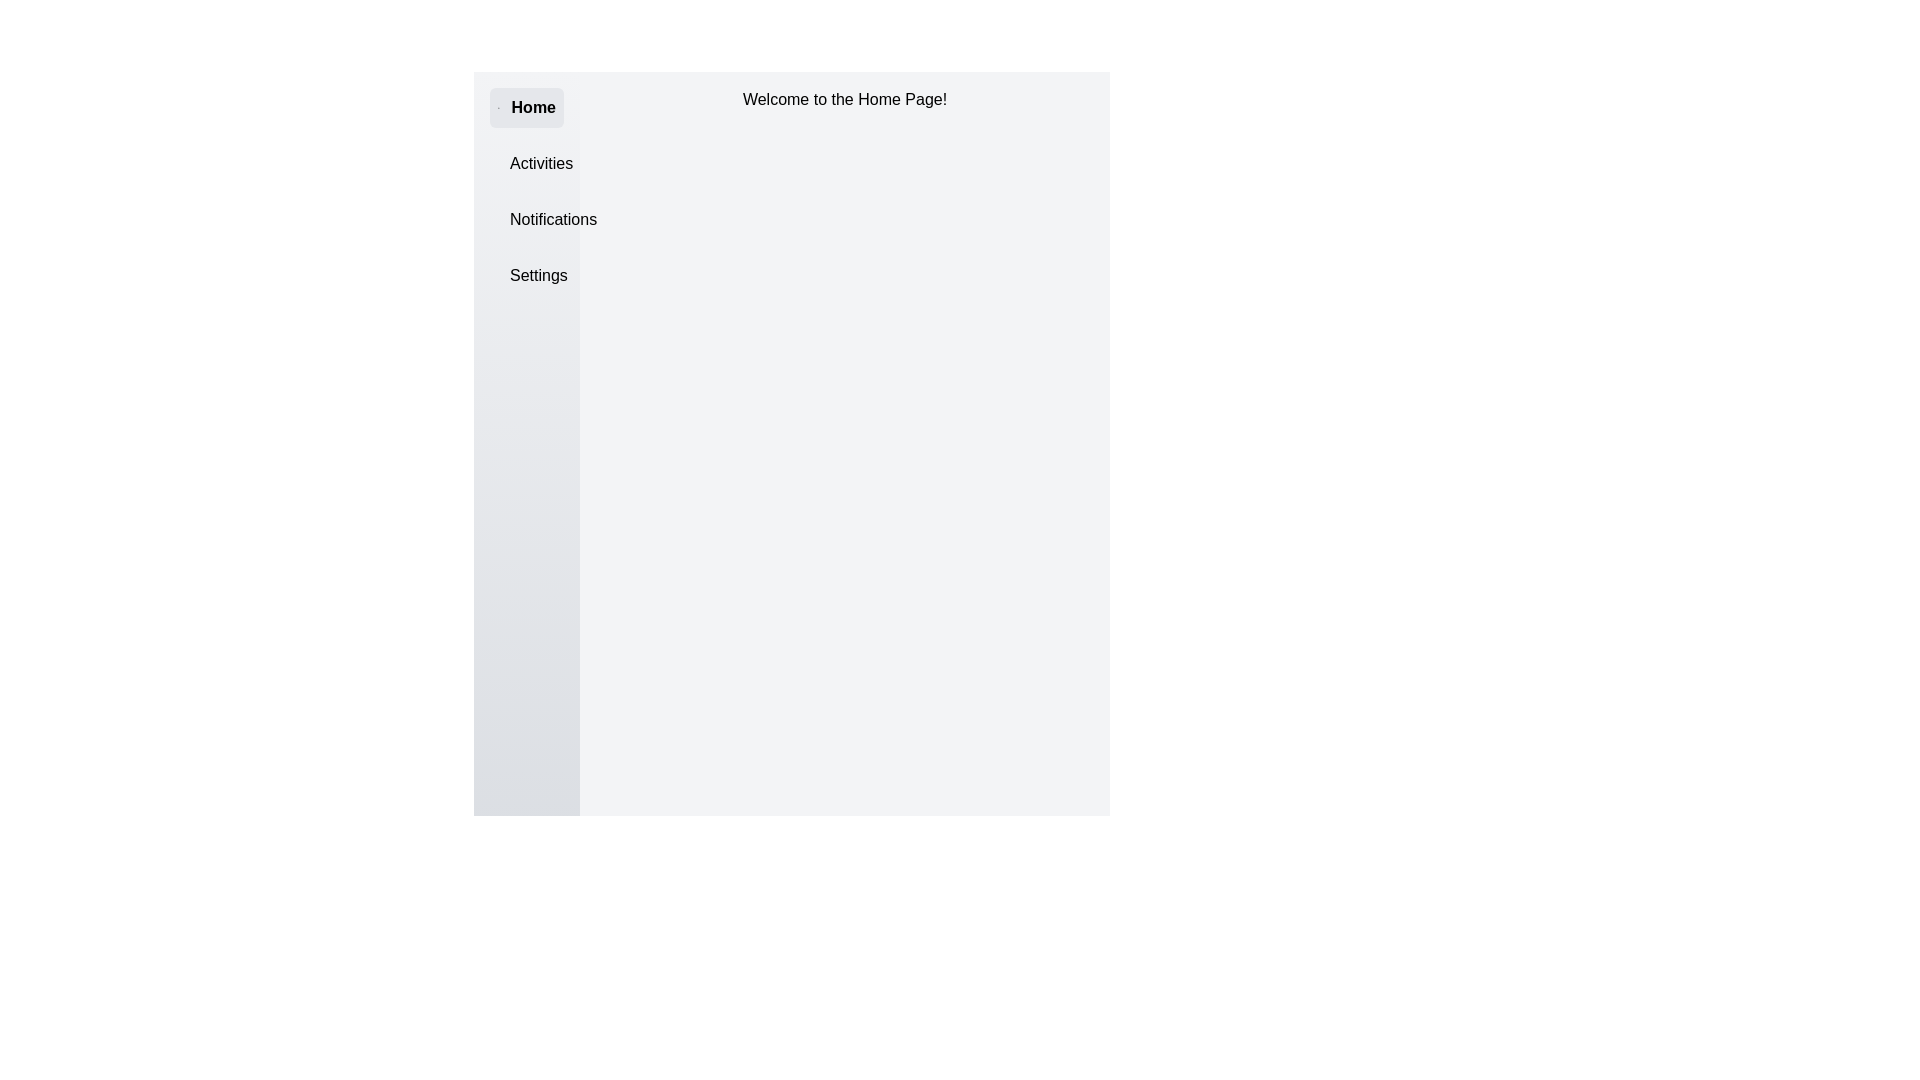  What do you see at coordinates (509, 163) in the screenshot?
I see `the decorative icon next to the 'Activities' menu item` at bounding box center [509, 163].